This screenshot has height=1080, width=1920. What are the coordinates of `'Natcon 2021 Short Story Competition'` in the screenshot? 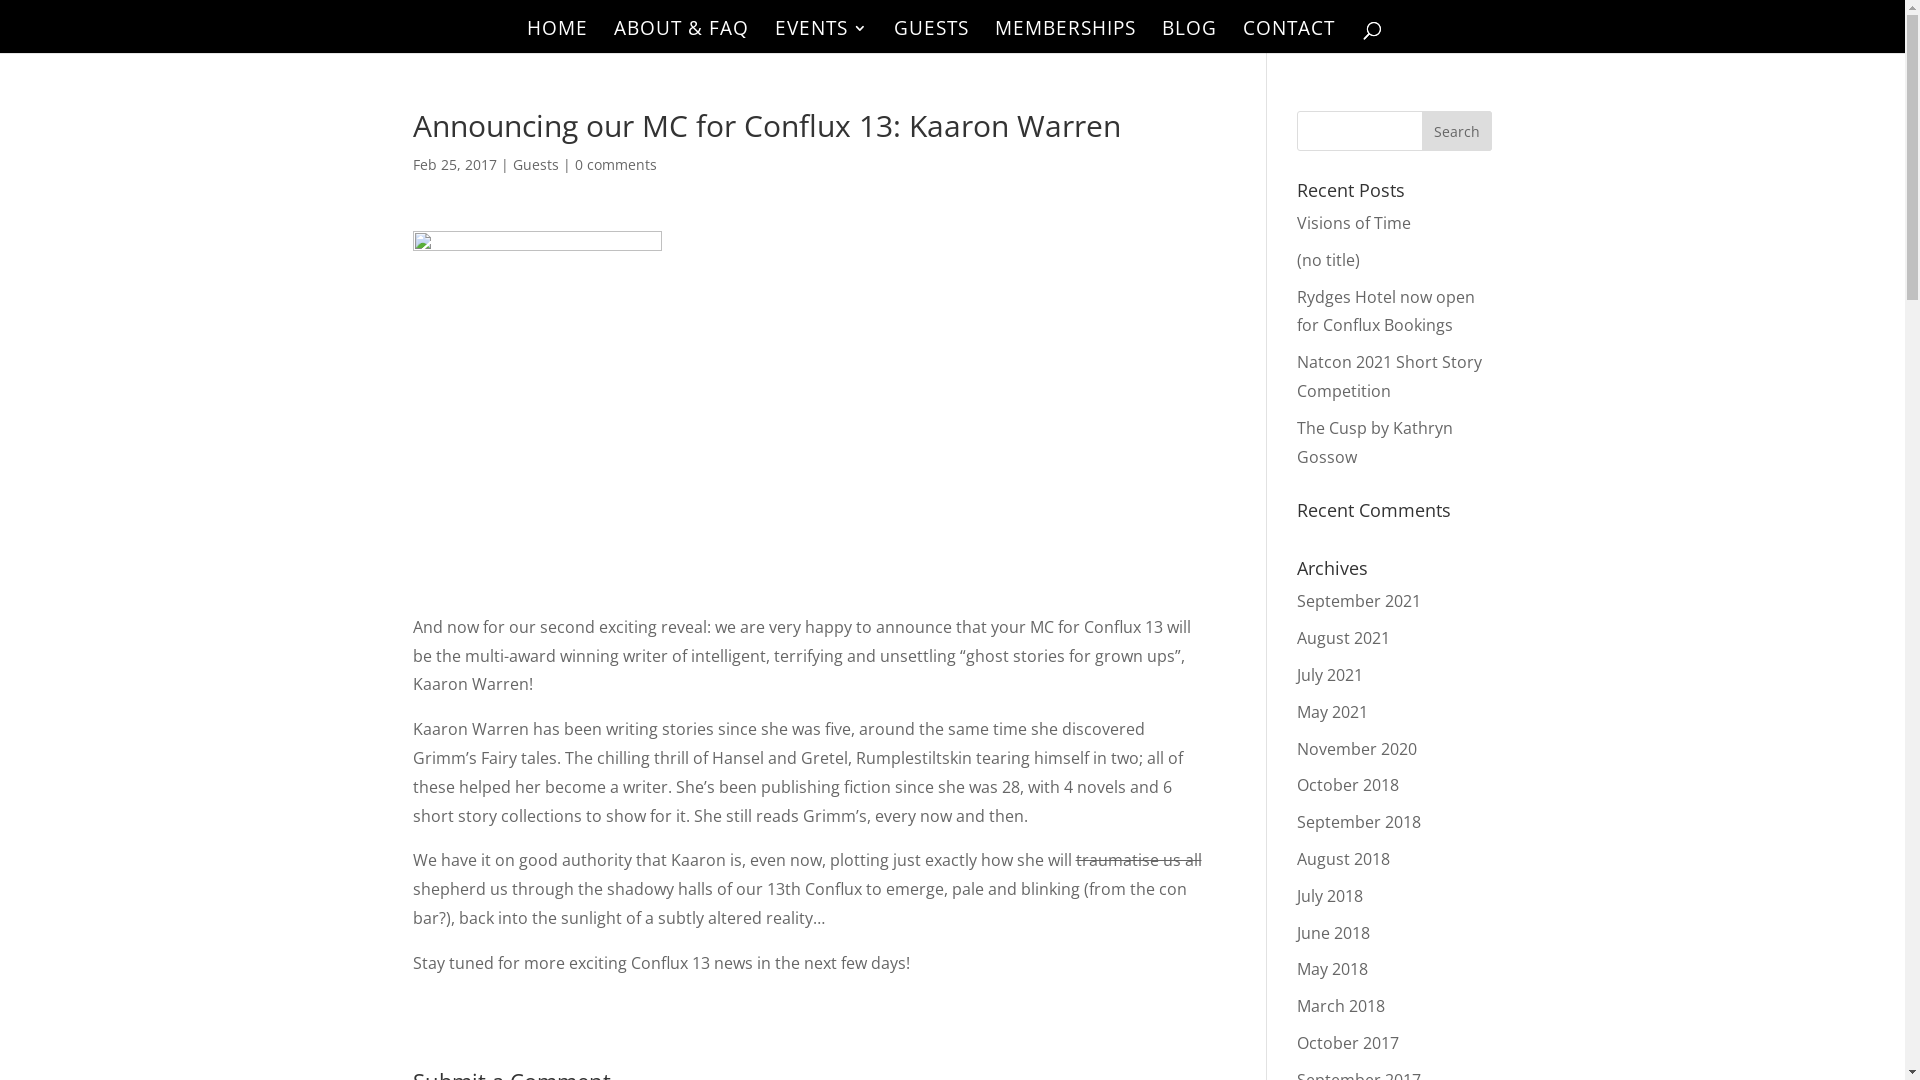 It's located at (1388, 376).